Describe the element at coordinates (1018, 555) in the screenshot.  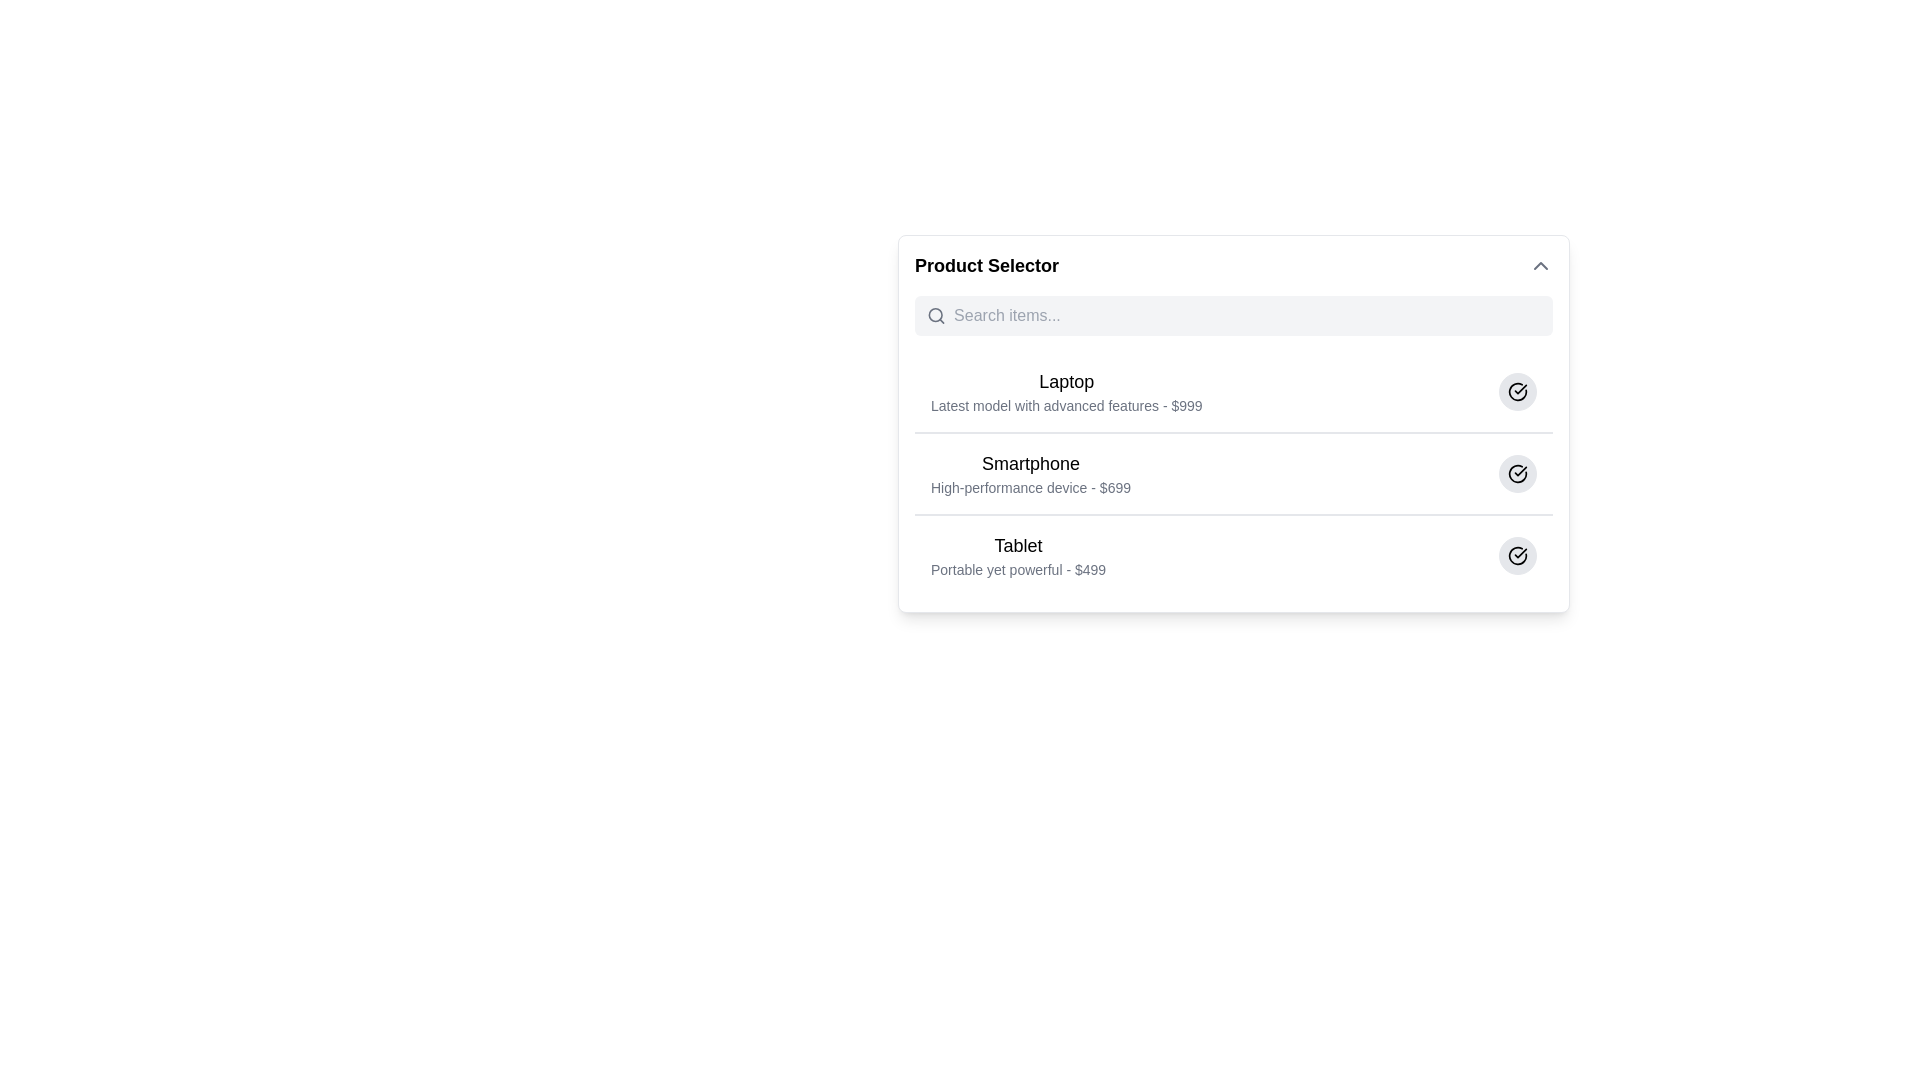
I see `the Text description block titled 'Tablet' which has a medium-sized font and contains a description 'Portable yet powerful - $499'` at that location.